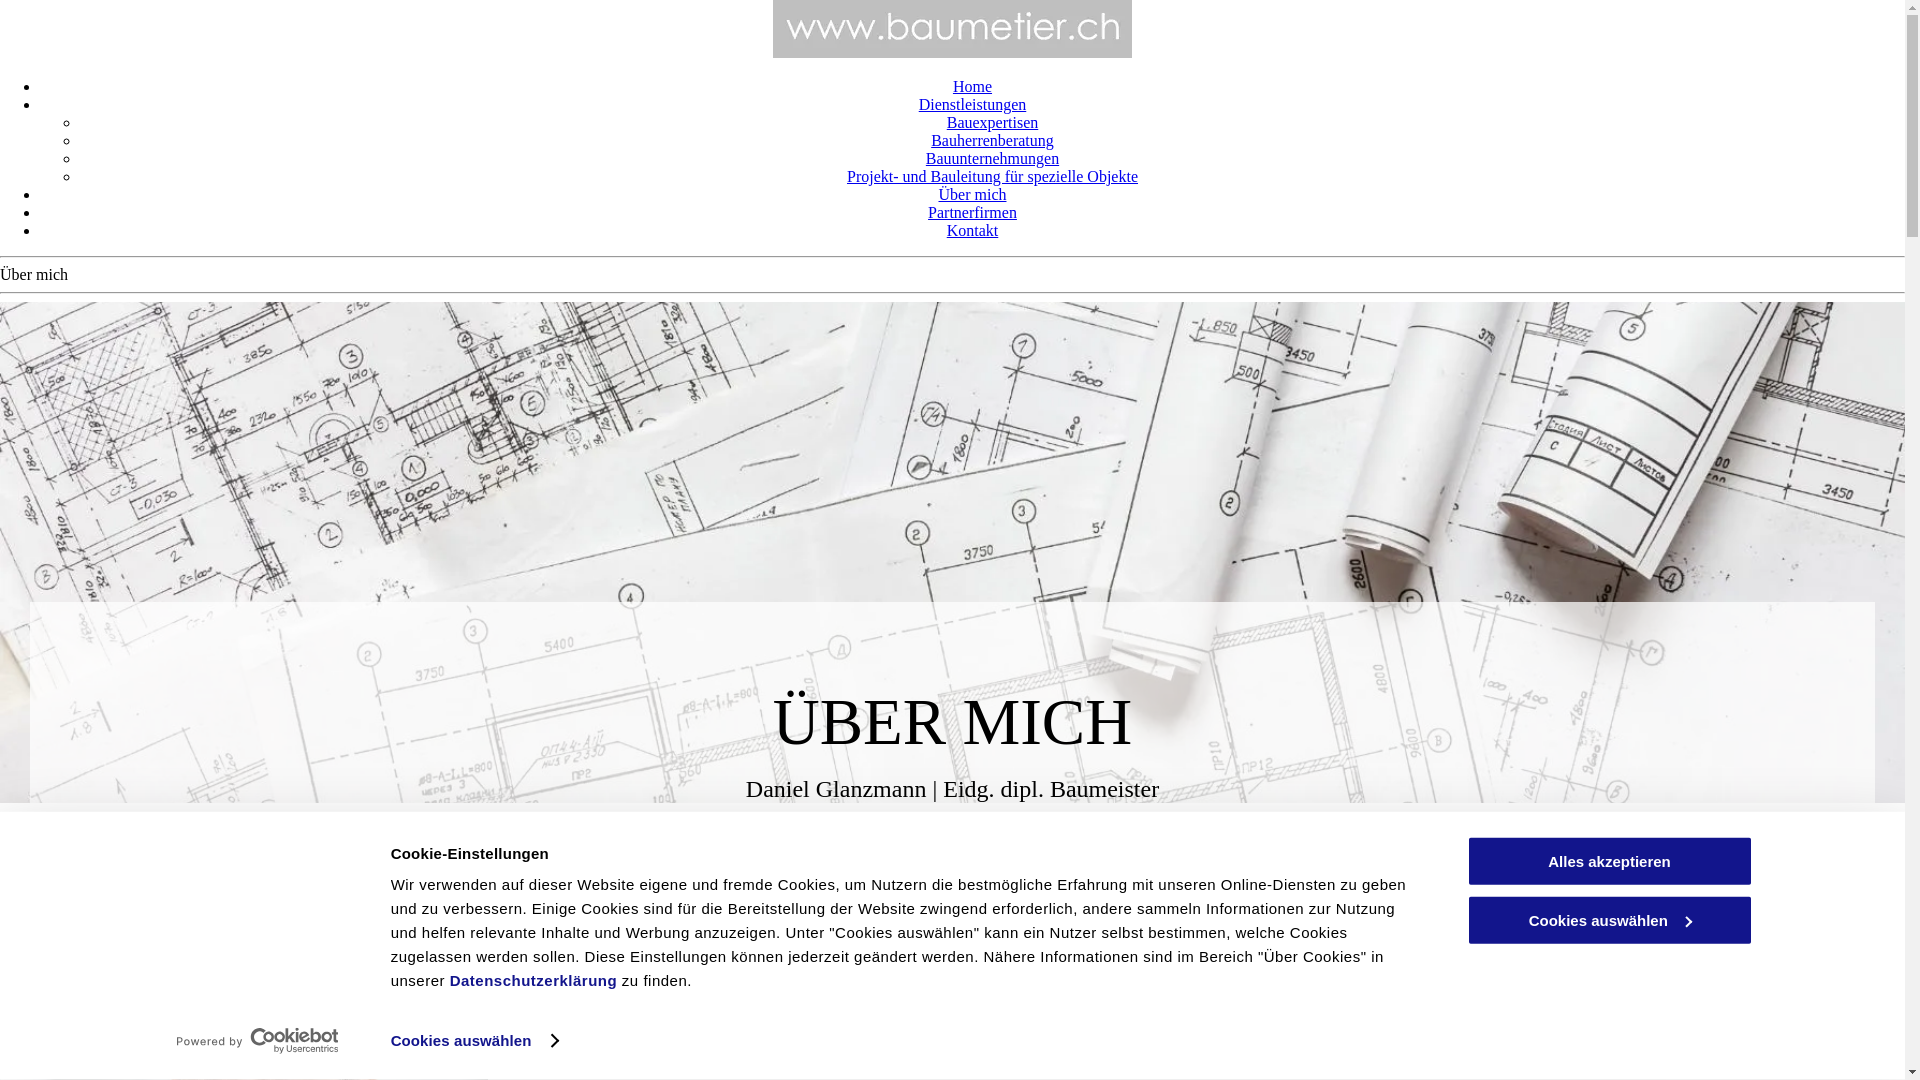 This screenshot has height=1080, width=1920. Describe the element at coordinates (972, 85) in the screenshot. I see `'Home'` at that location.